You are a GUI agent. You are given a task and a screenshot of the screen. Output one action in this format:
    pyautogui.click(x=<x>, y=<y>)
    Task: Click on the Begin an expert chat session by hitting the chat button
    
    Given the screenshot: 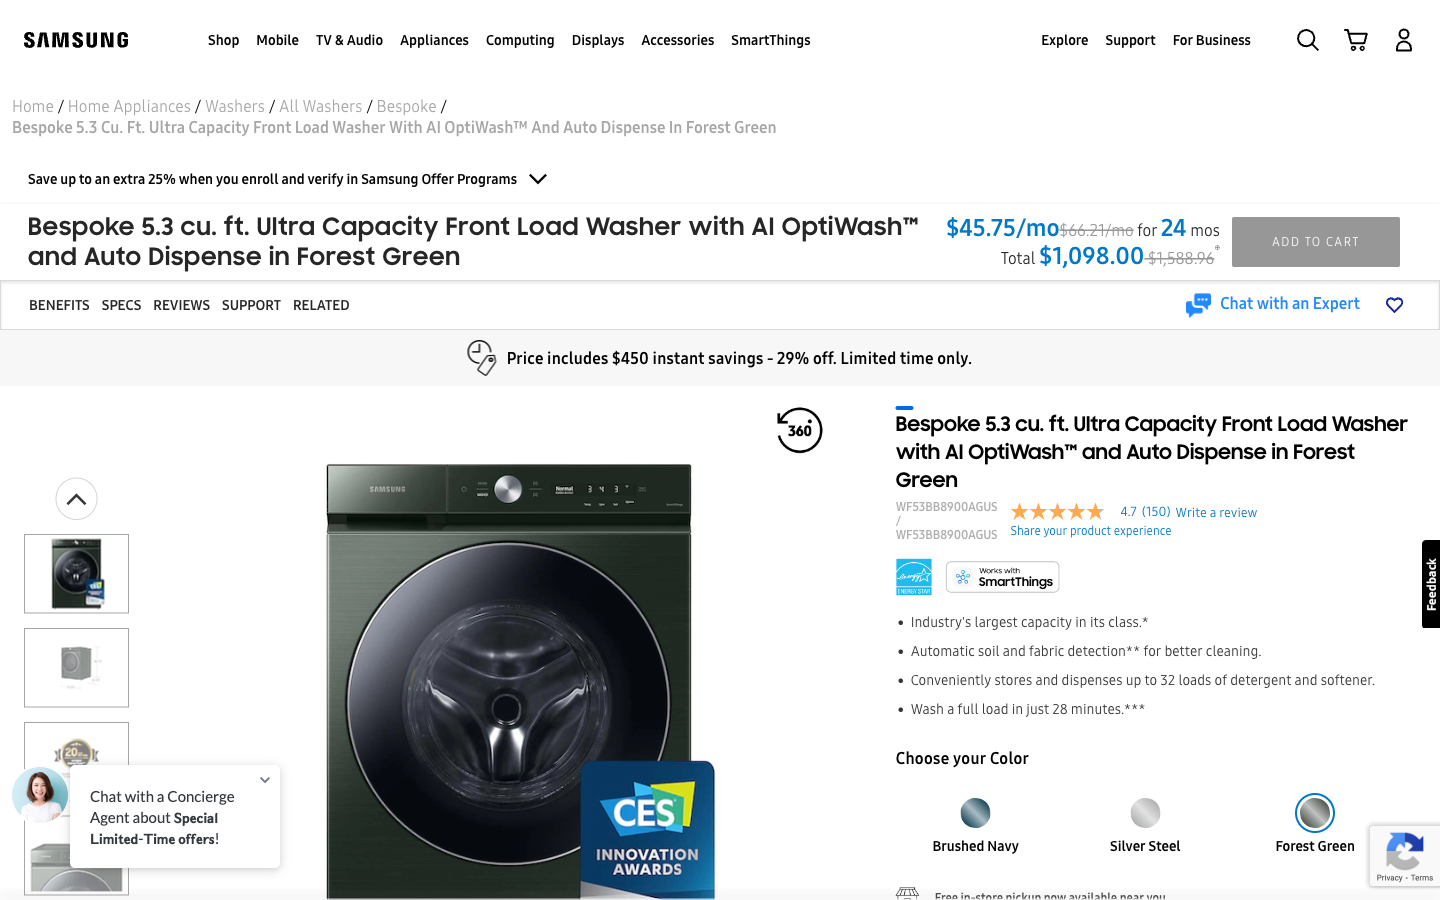 What is the action you would take?
    pyautogui.click(x=1272, y=304)
    